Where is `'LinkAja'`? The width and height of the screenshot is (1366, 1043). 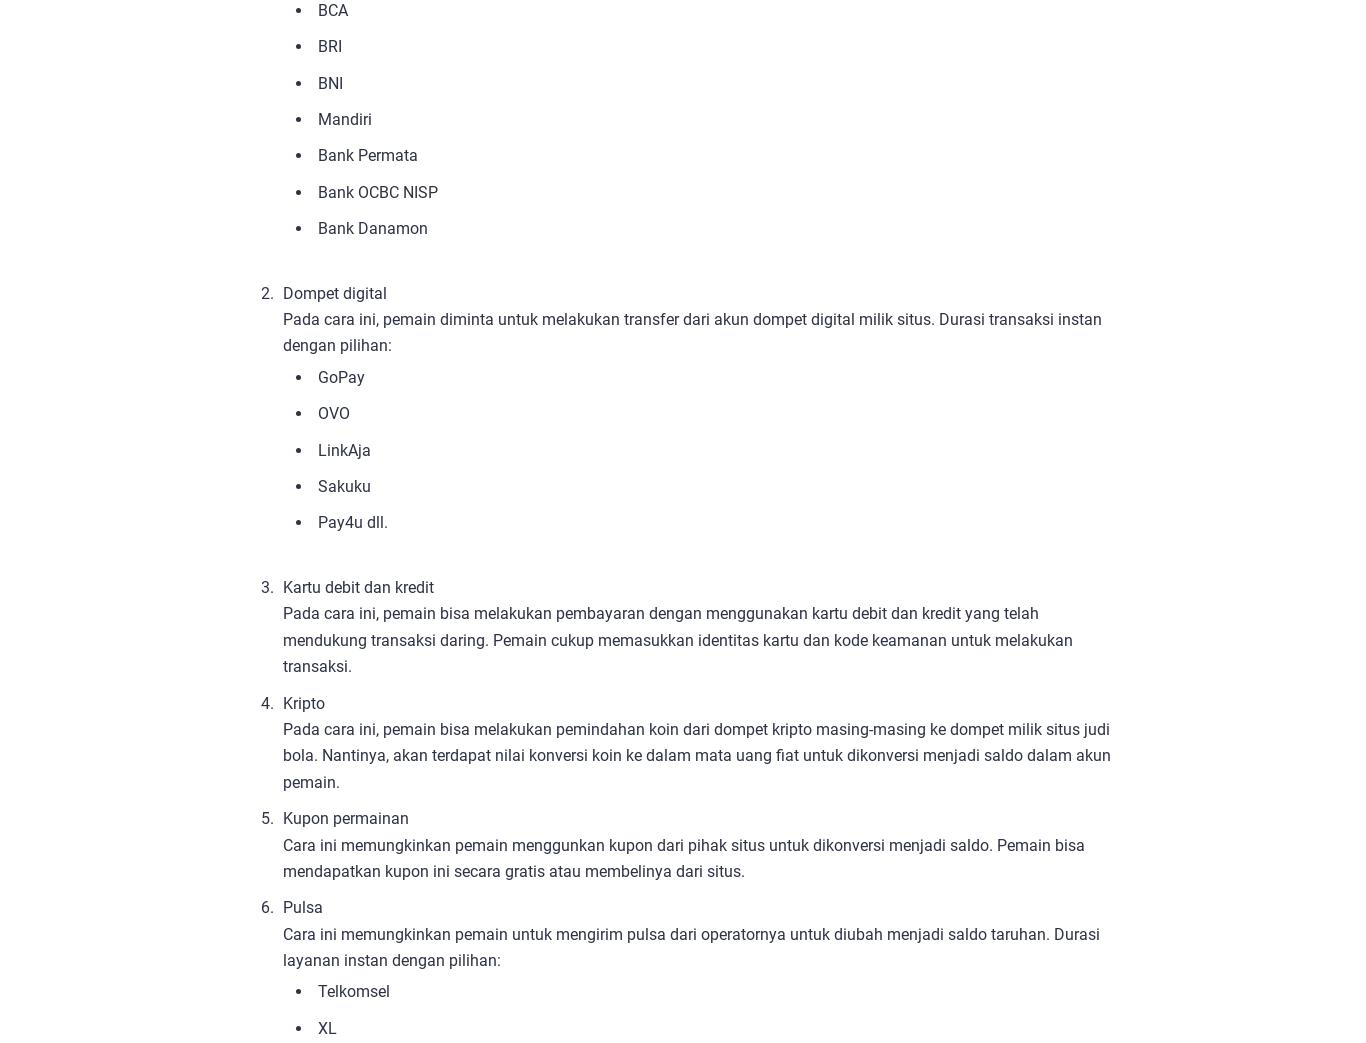 'LinkAja' is located at coordinates (343, 448).